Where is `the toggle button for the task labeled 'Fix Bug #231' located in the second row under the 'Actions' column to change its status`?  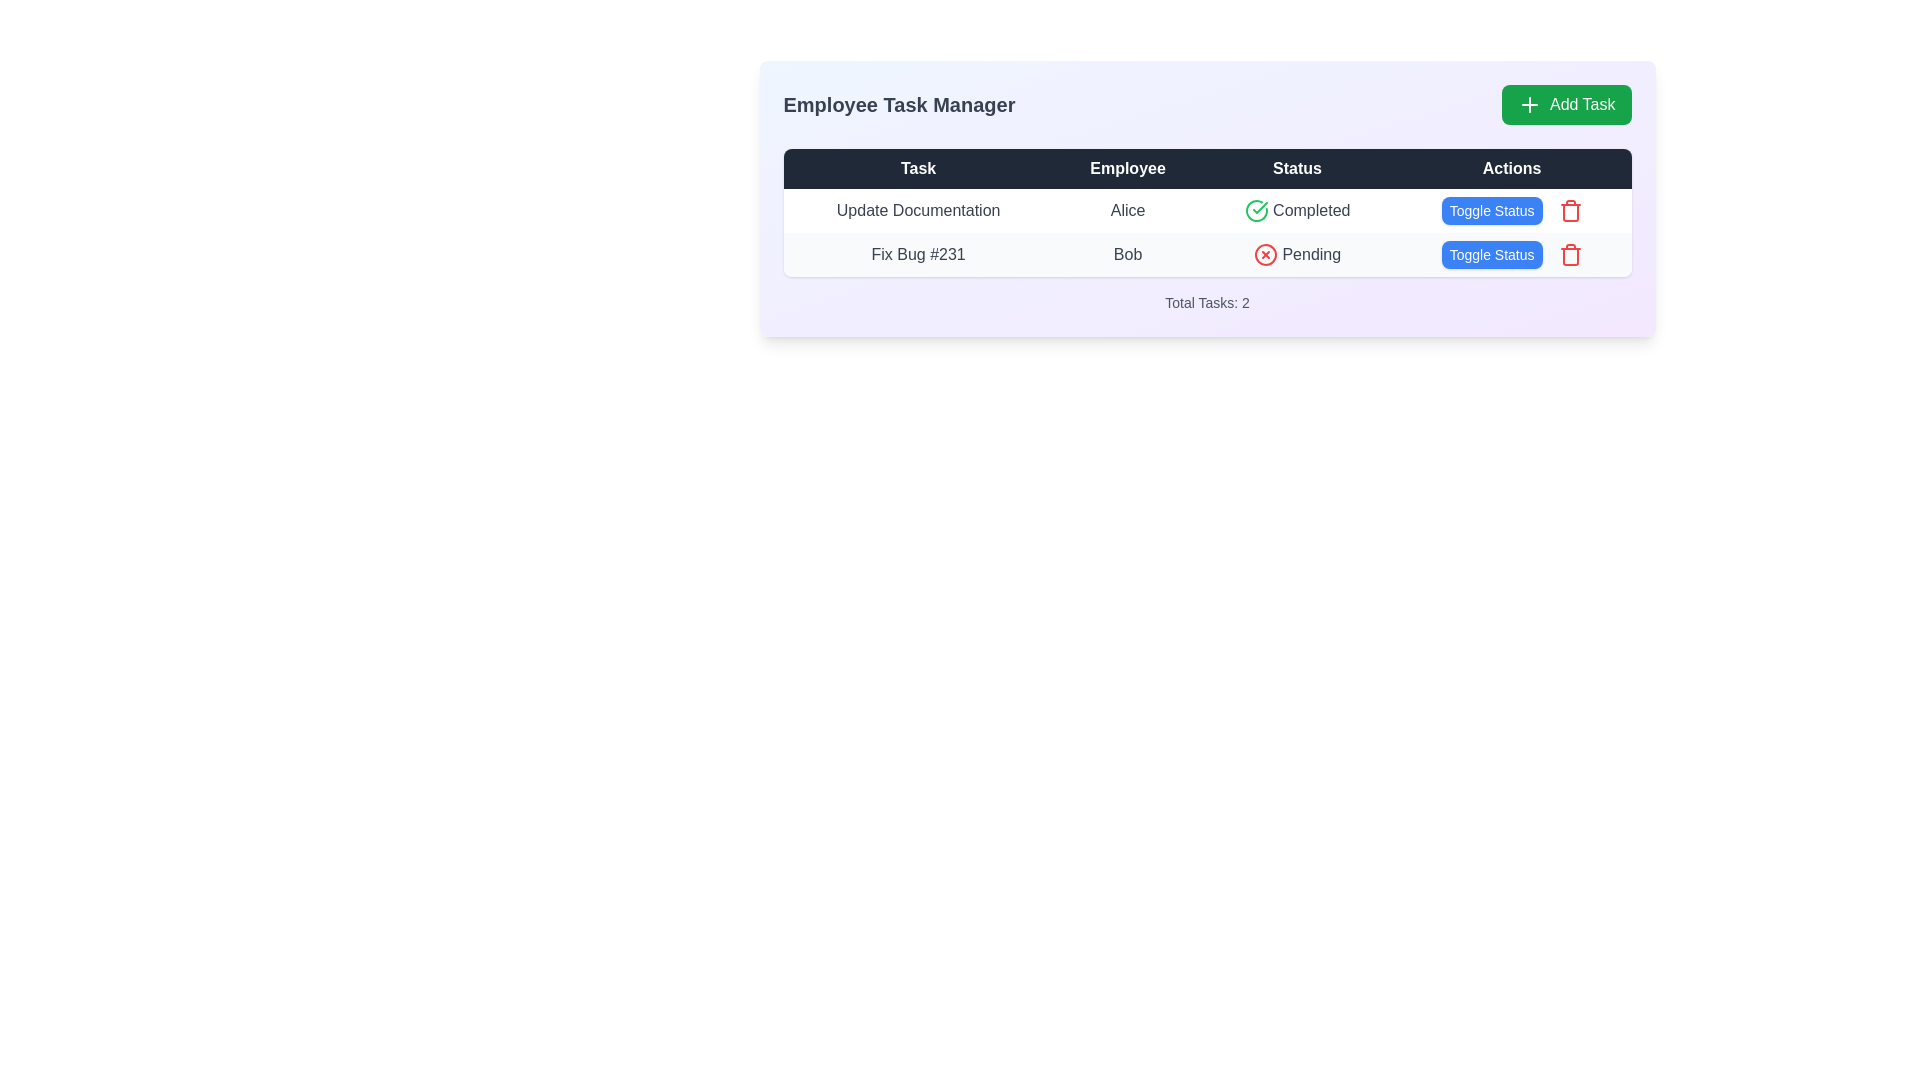 the toggle button for the task labeled 'Fix Bug #231' located in the second row under the 'Actions' column to change its status is located at coordinates (1512, 253).